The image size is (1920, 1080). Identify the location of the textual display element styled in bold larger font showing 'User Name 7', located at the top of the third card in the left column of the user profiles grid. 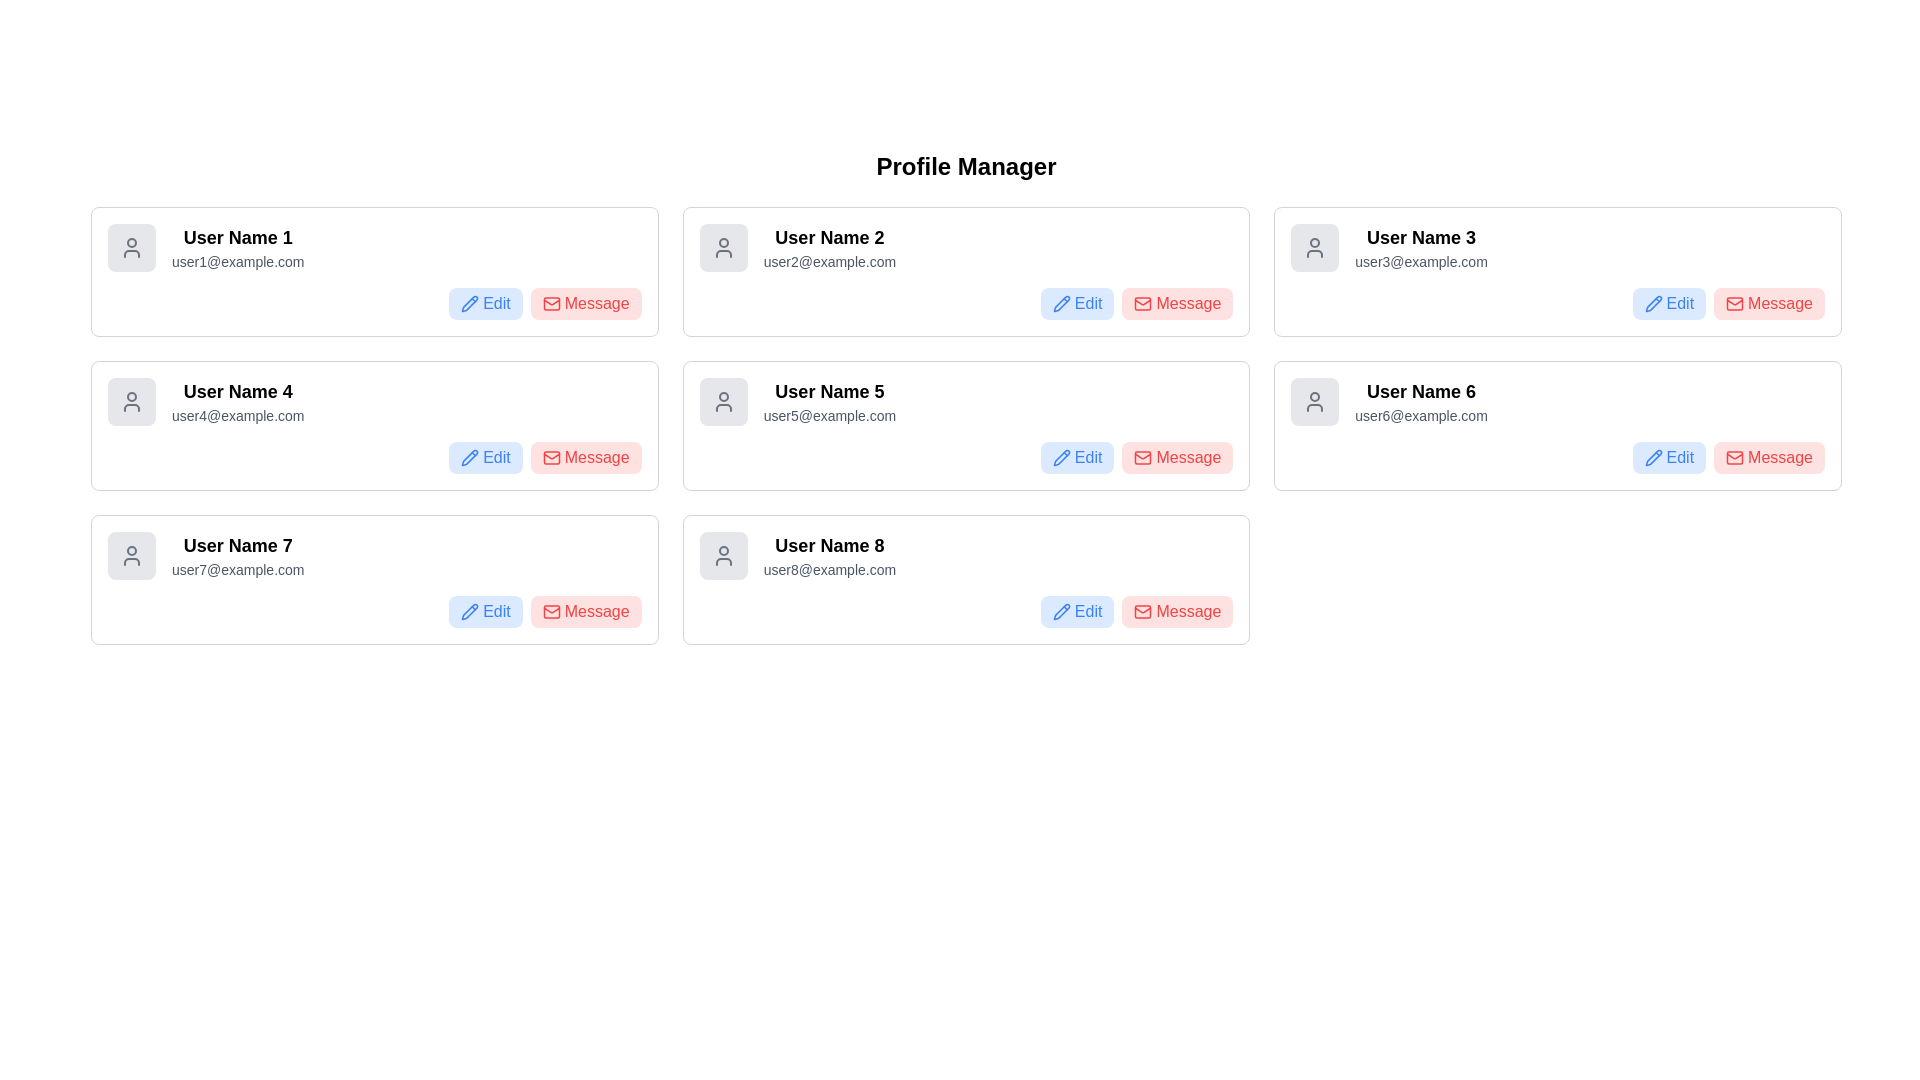
(238, 546).